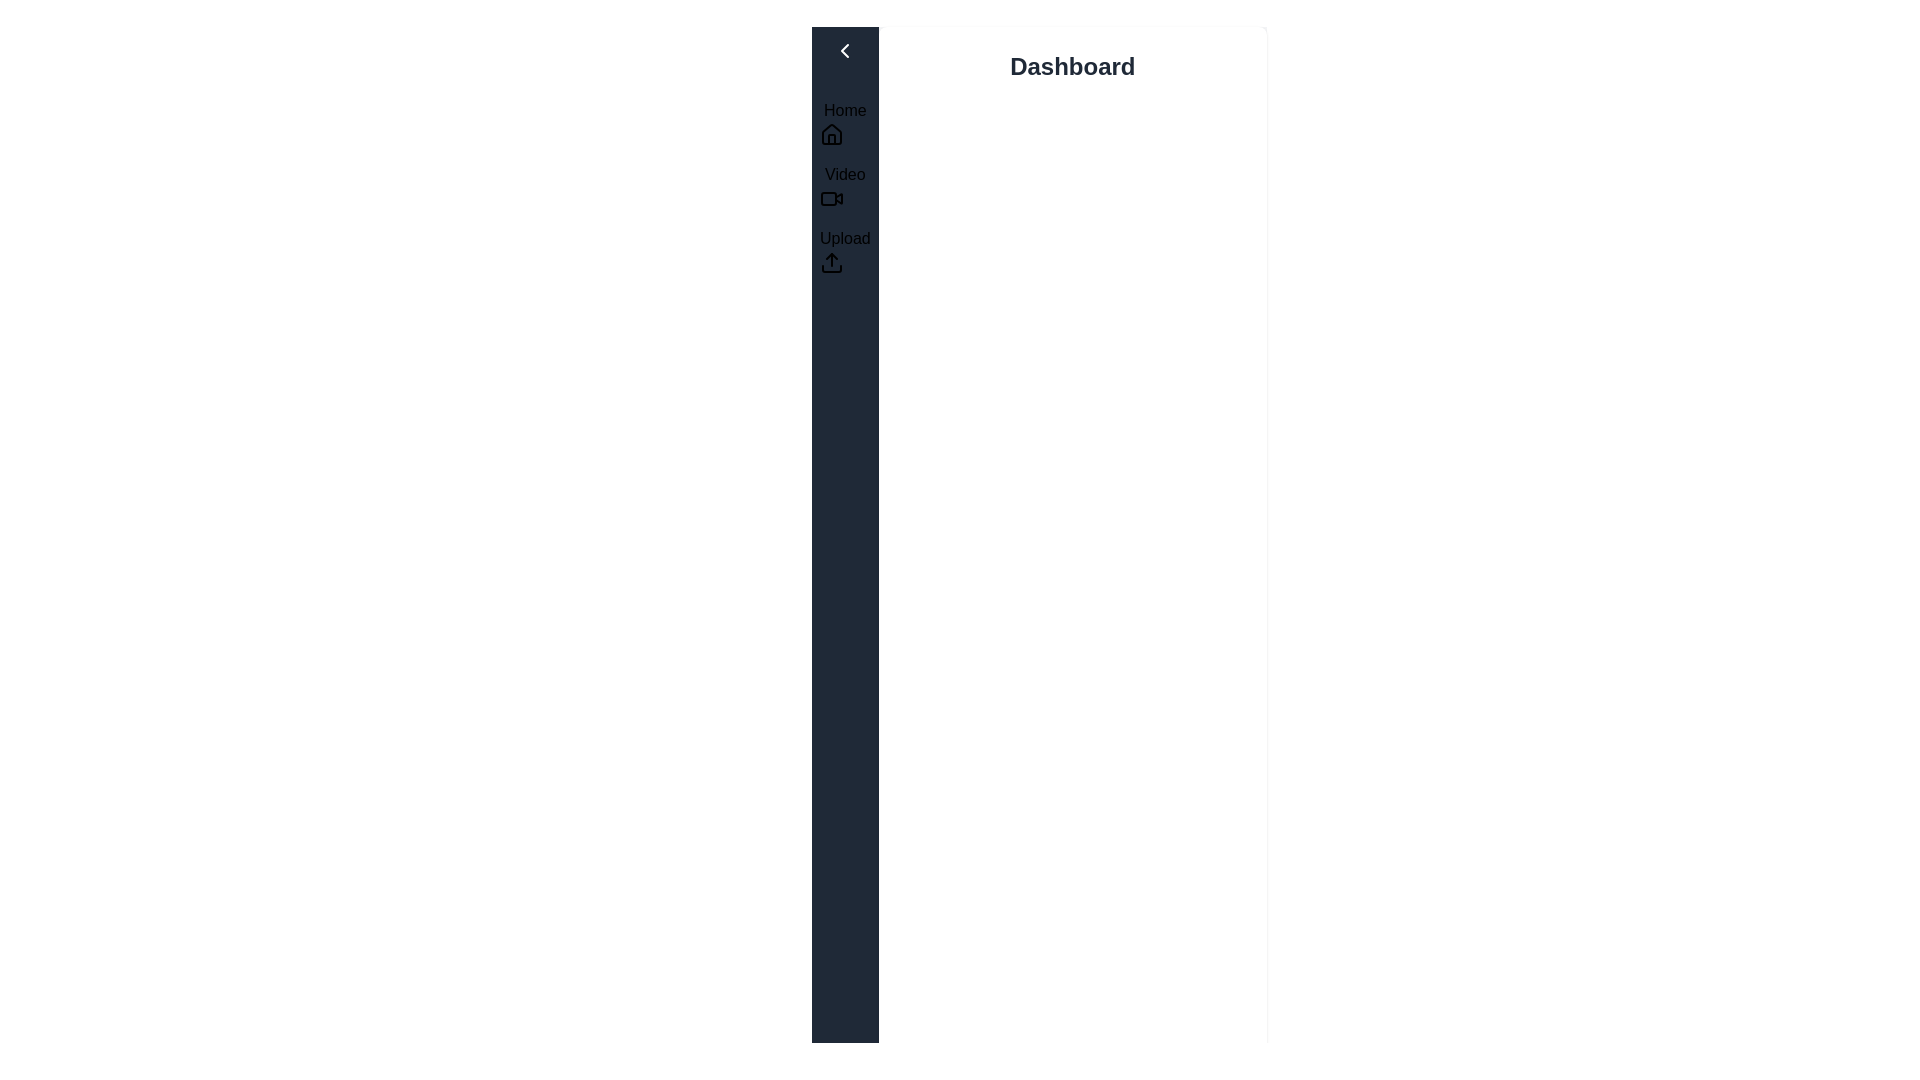 The image size is (1920, 1080). I want to click on the visual representation of the small red video camera icon located in the middle section of the vertical navigation bar, positioned between the 'Home' and 'Upload' icons, so click(839, 197).